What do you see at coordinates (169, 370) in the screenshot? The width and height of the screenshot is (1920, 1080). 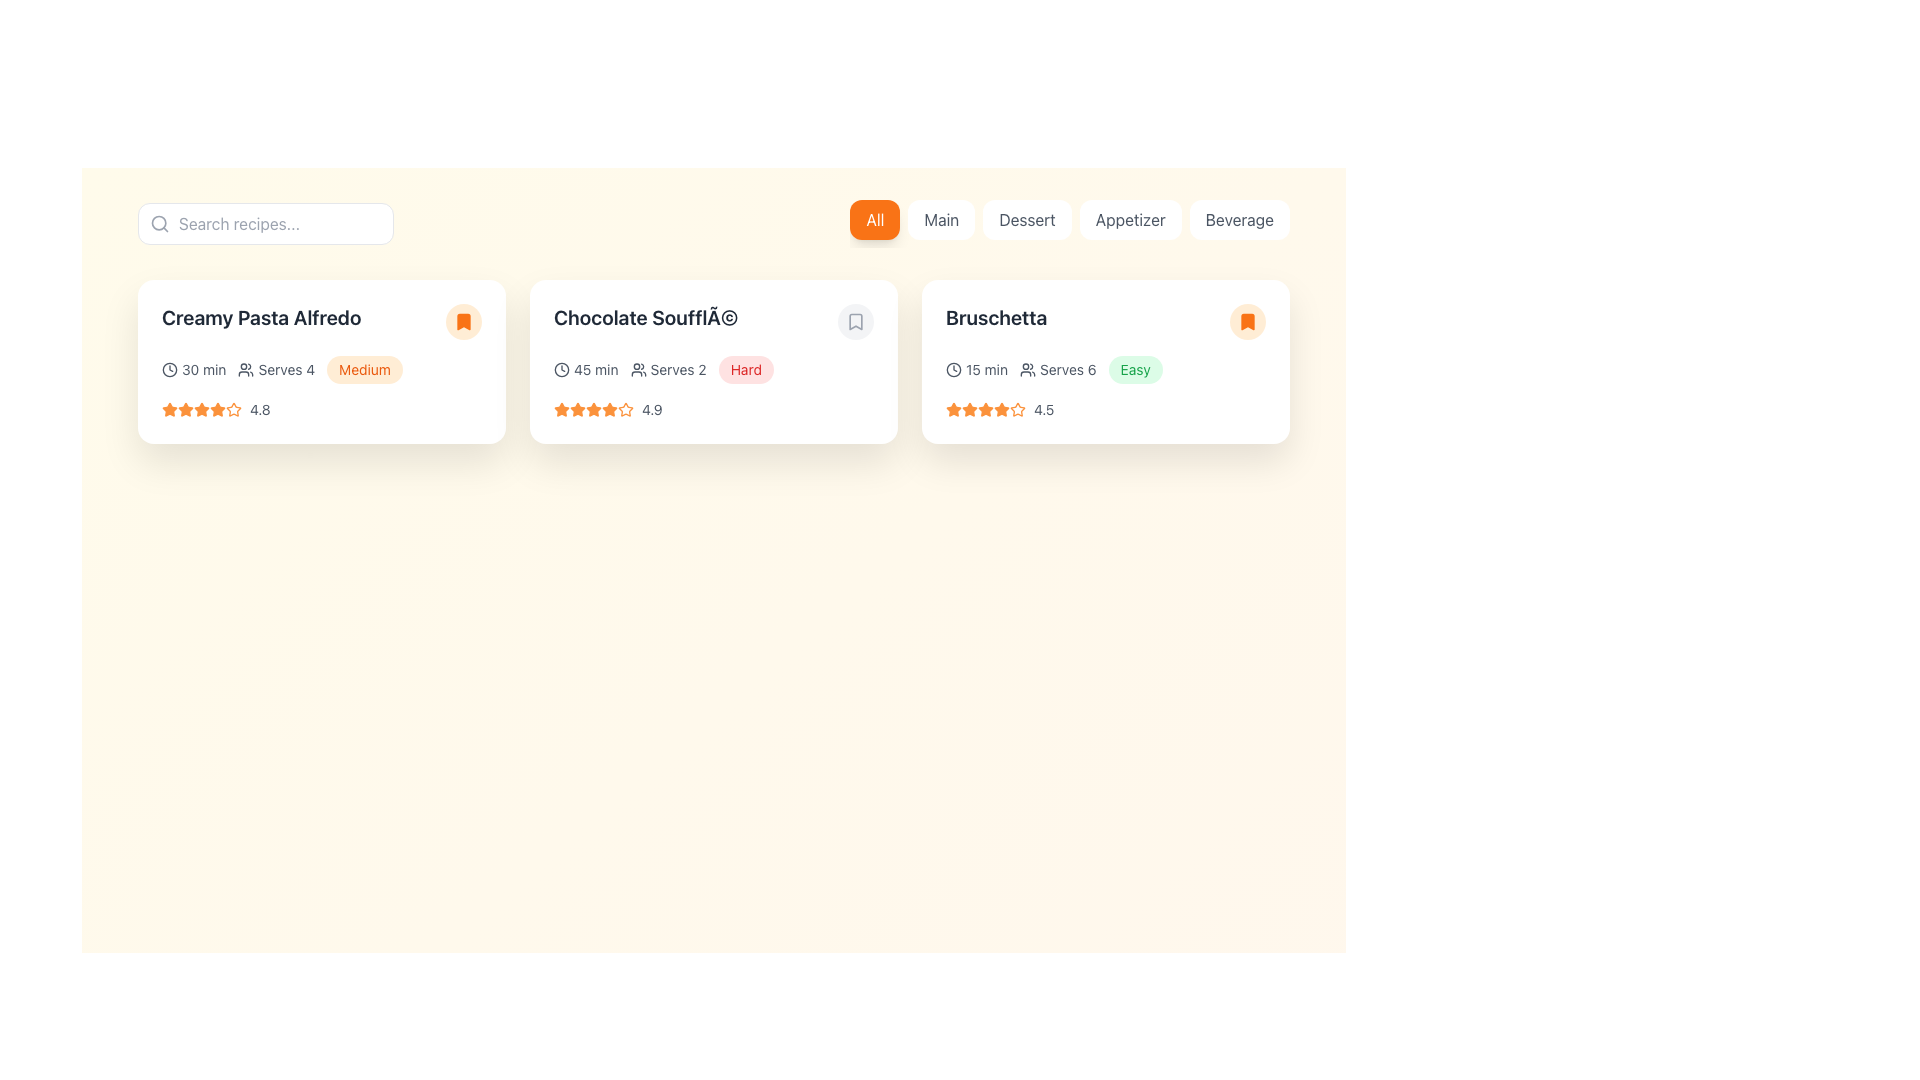 I see `outer circular part of the clock-like icon representing time-related information for the 'Creamy Pasta Alfredo' recipe` at bounding box center [169, 370].